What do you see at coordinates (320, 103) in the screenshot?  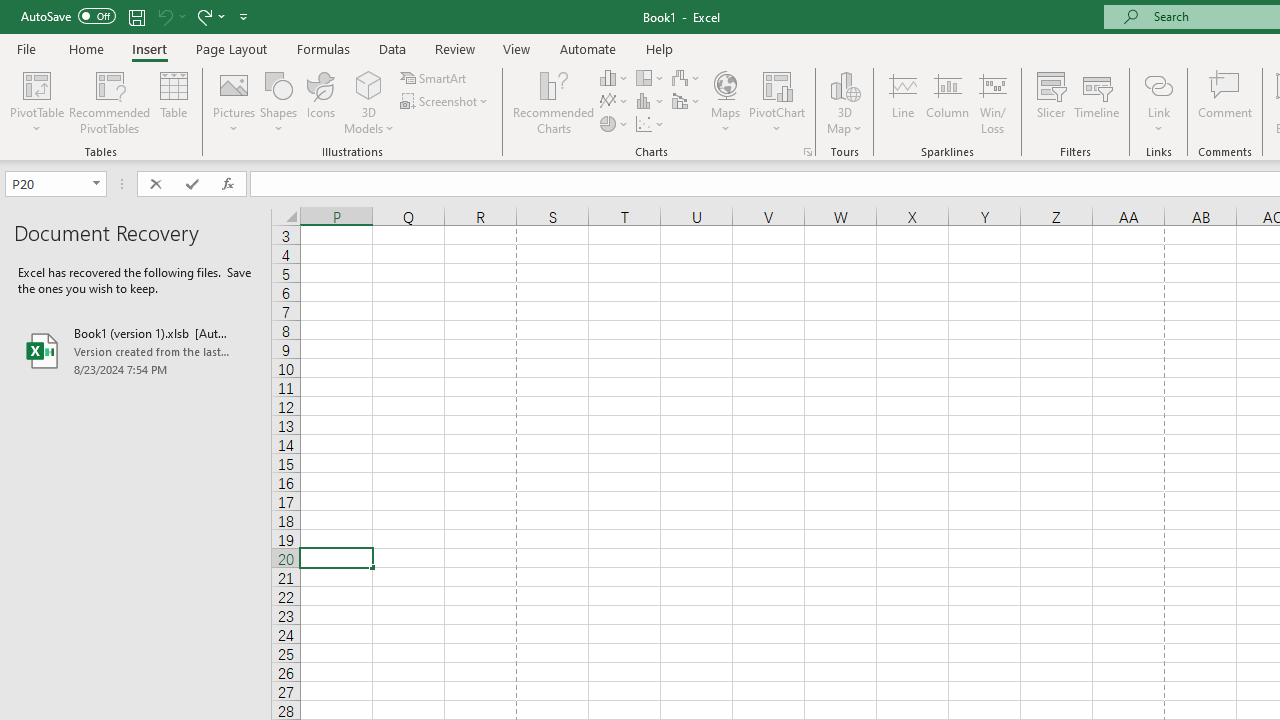 I see `'Icons'` at bounding box center [320, 103].